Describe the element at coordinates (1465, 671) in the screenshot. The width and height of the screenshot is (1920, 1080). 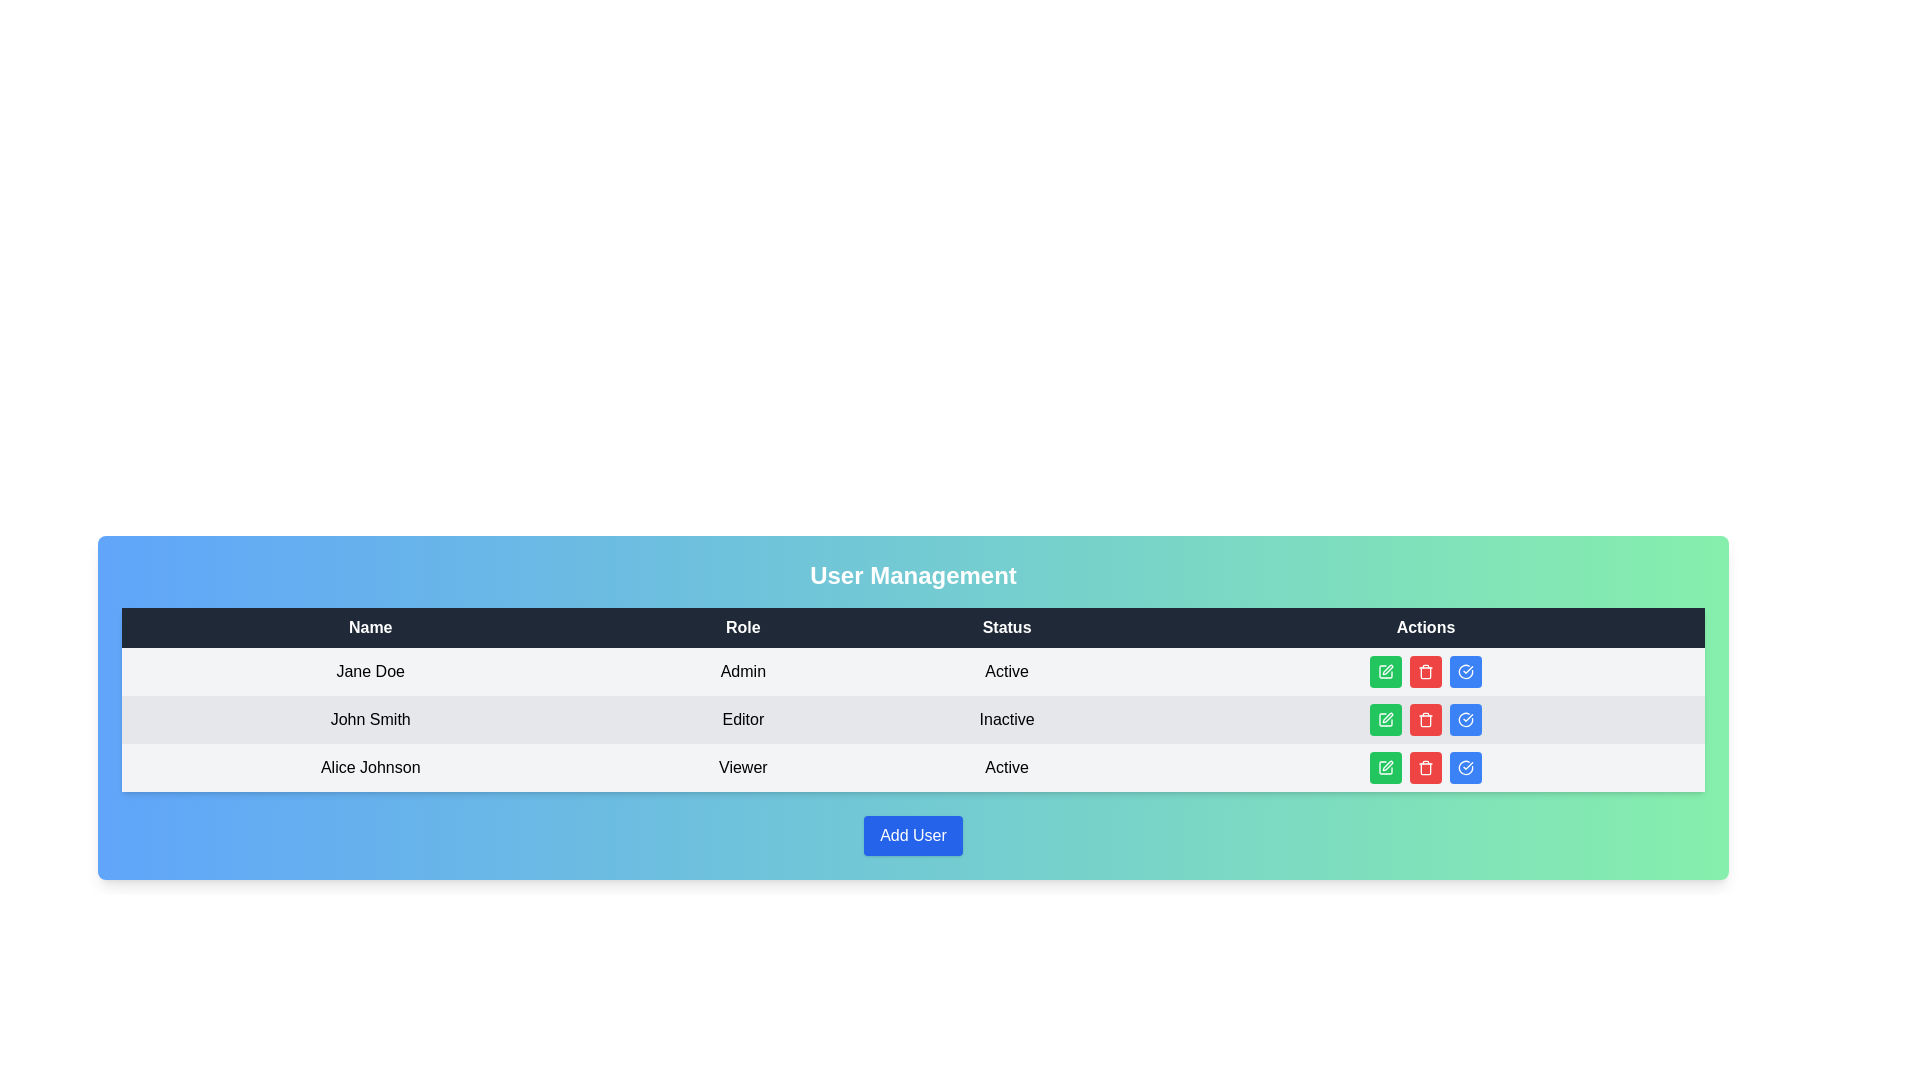
I see `the rightmost button in the Actions column of the third row in the user management table` at that location.